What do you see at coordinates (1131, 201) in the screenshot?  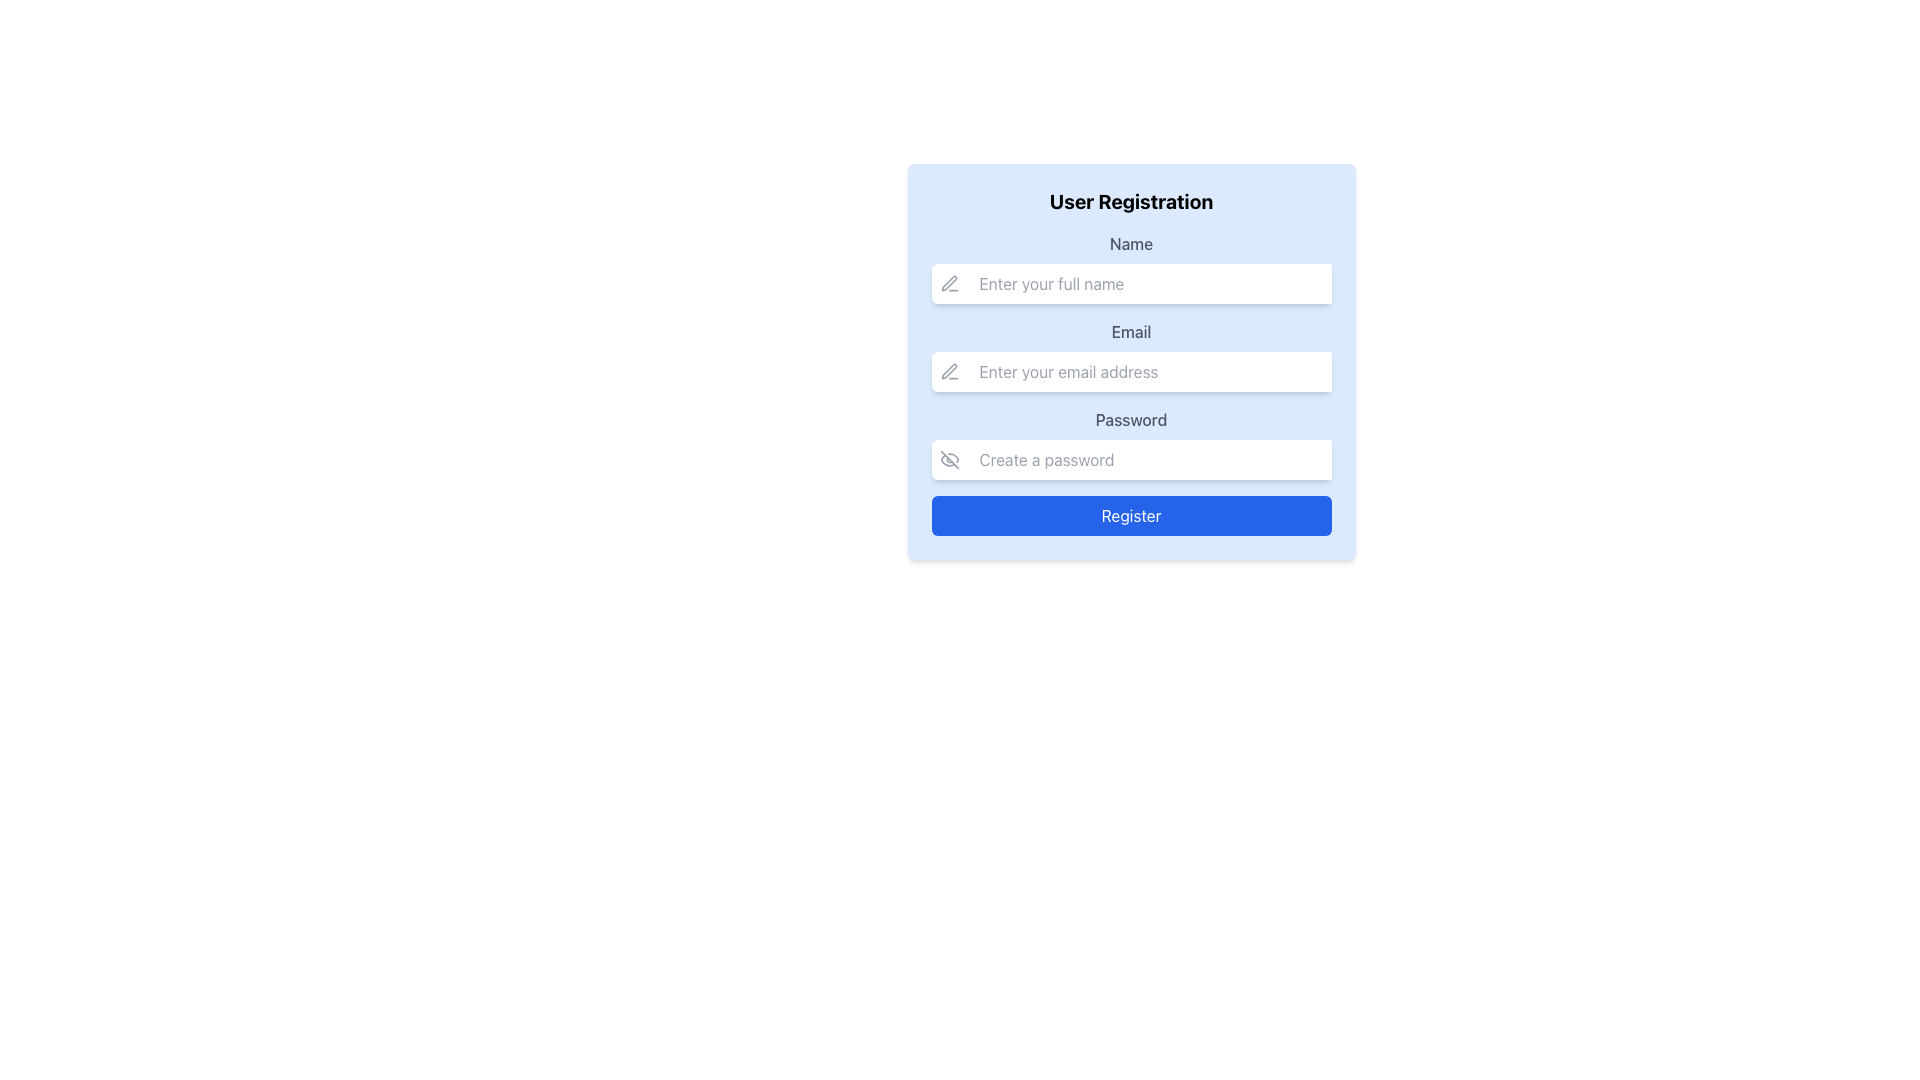 I see `the Static Text Label that serves as the header for the registration form, positioned at the top of the form above the fields for 'Name', 'Email', and 'Password'` at bounding box center [1131, 201].